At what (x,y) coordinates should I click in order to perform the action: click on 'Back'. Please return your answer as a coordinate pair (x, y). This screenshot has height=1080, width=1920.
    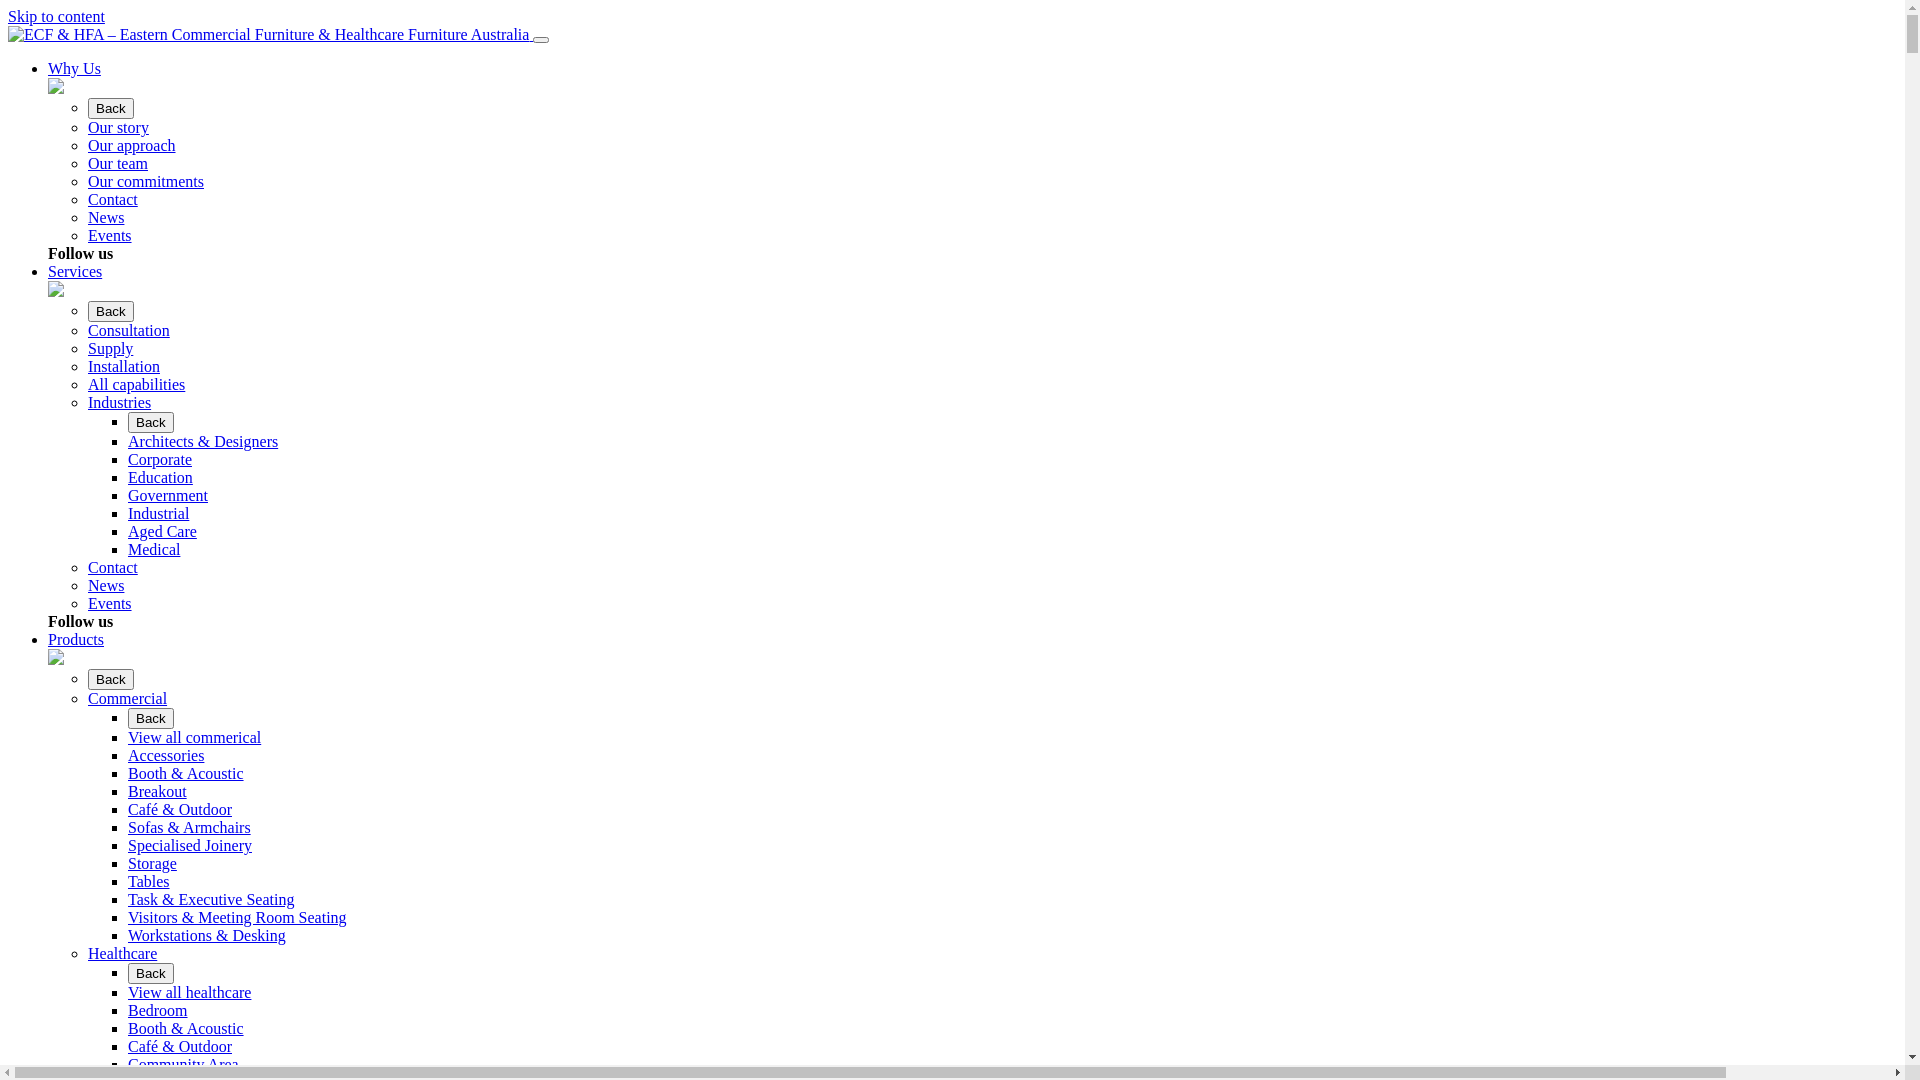
    Looking at the image, I should click on (149, 717).